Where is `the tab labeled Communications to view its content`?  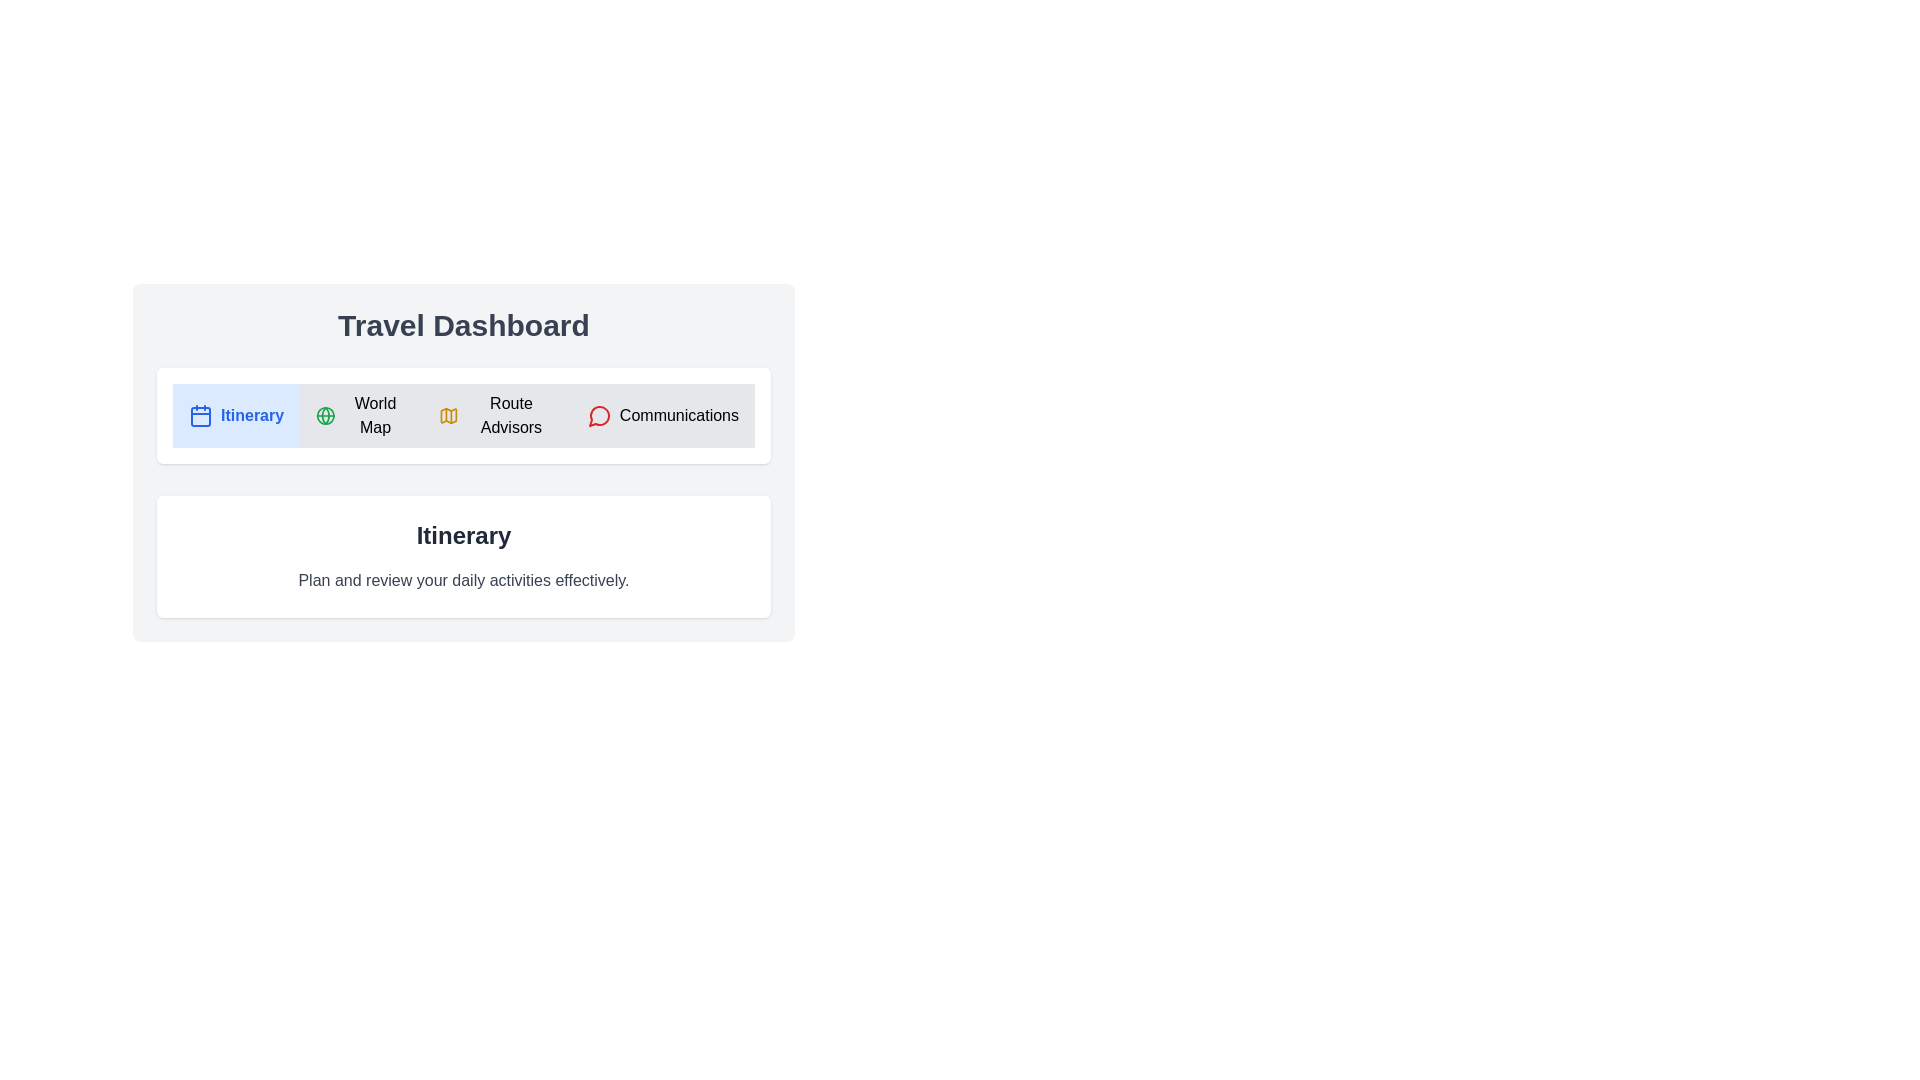 the tab labeled Communications to view its content is located at coordinates (663, 415).